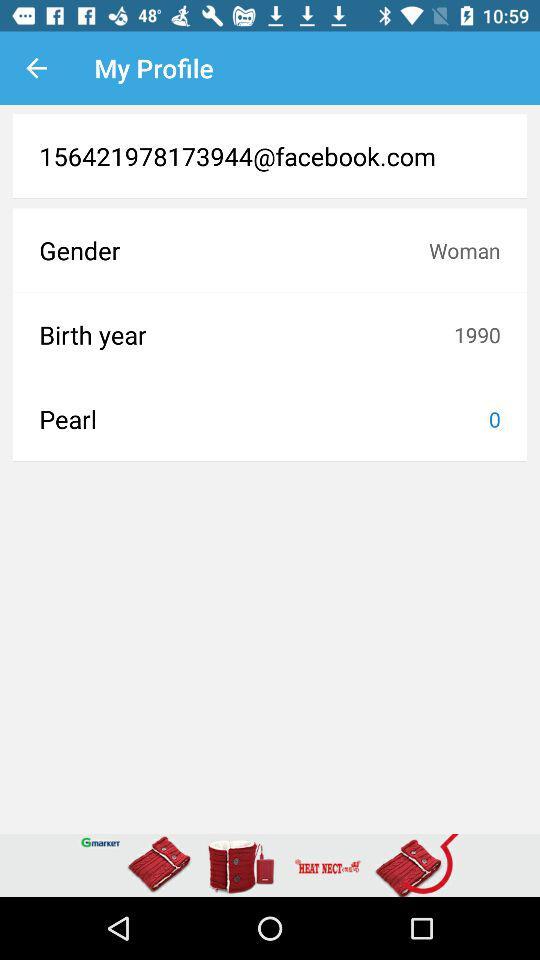  What do you see at coordinates (233, 249) in the screenshot?
I see `the icon next to woman item` at bounding box center [233, 249].